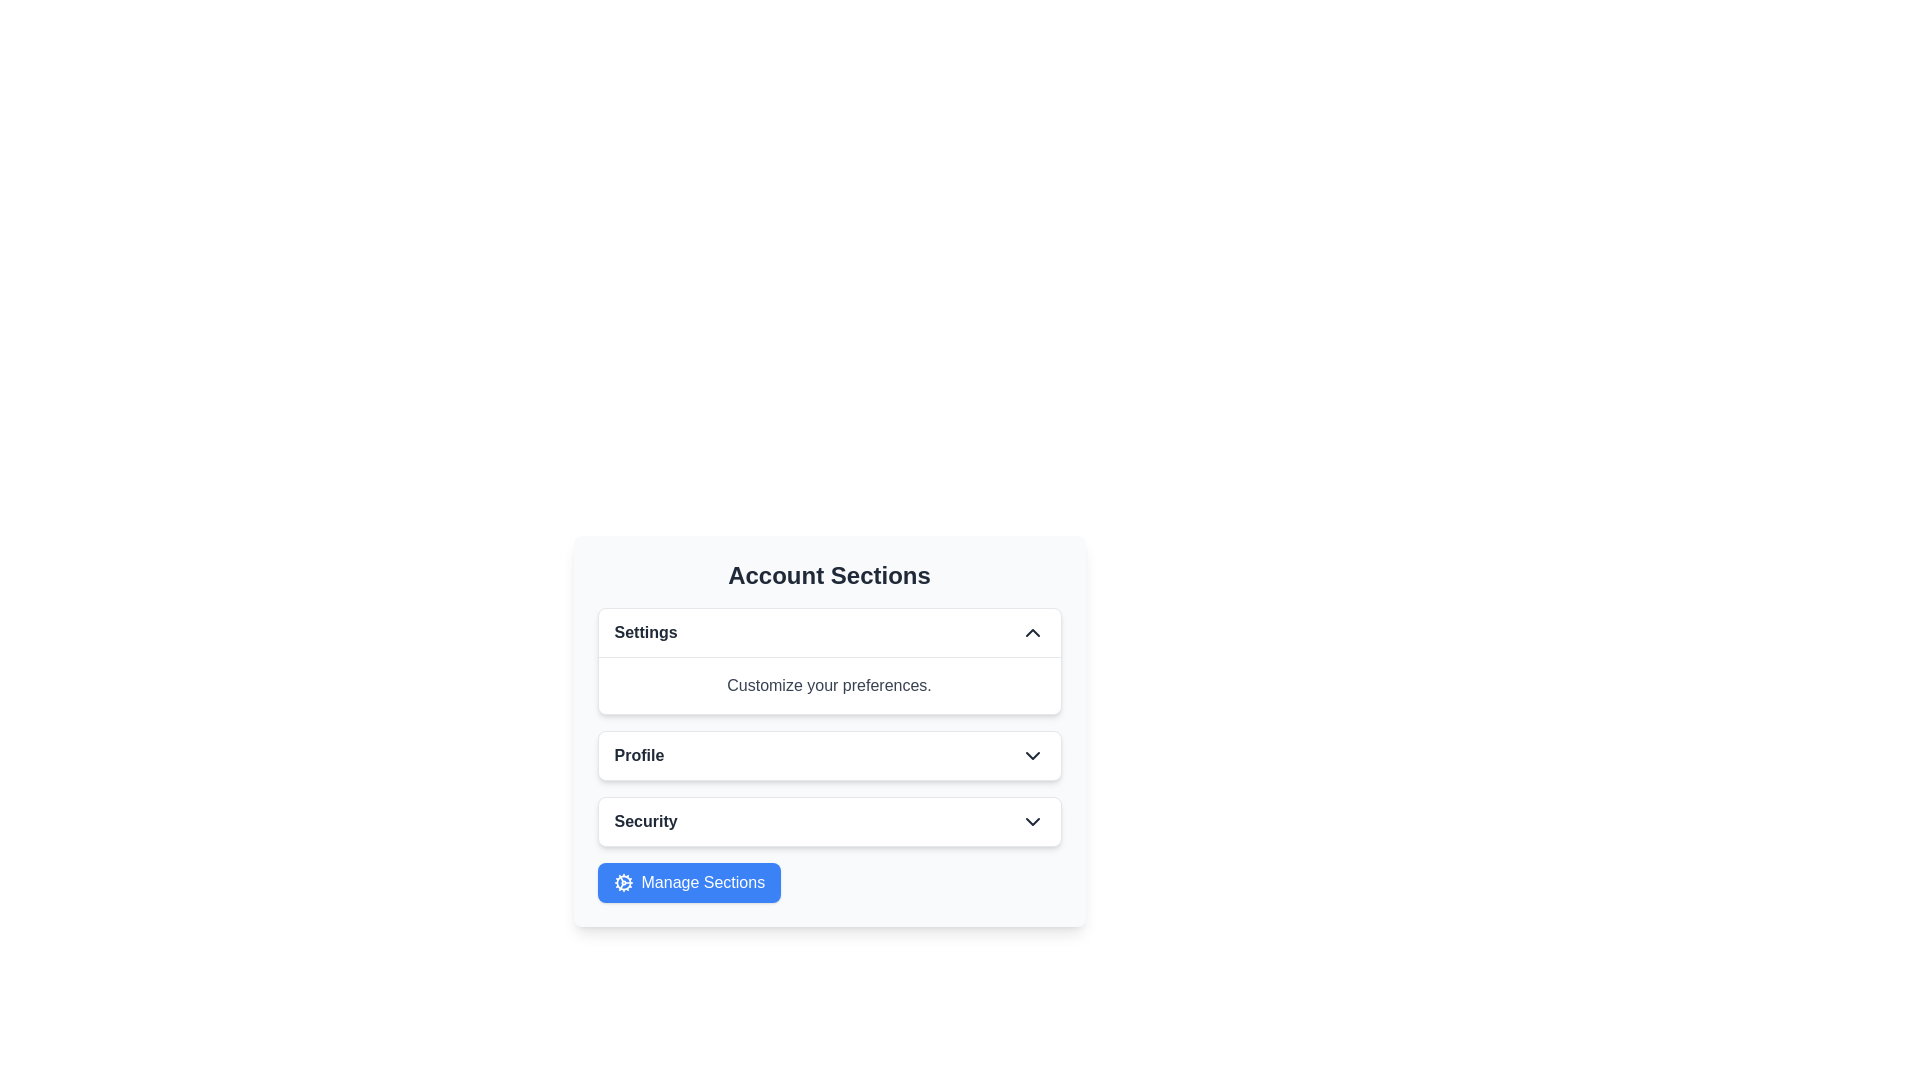 This screenshot has width=1920, height=1080. Describe the element at coordinates (646, 821) in the screenshot. I see `the text label indicating the 'Security Settings' section in the 'Account Sections' interface, located to the left of the chevron-down icon` at that location.